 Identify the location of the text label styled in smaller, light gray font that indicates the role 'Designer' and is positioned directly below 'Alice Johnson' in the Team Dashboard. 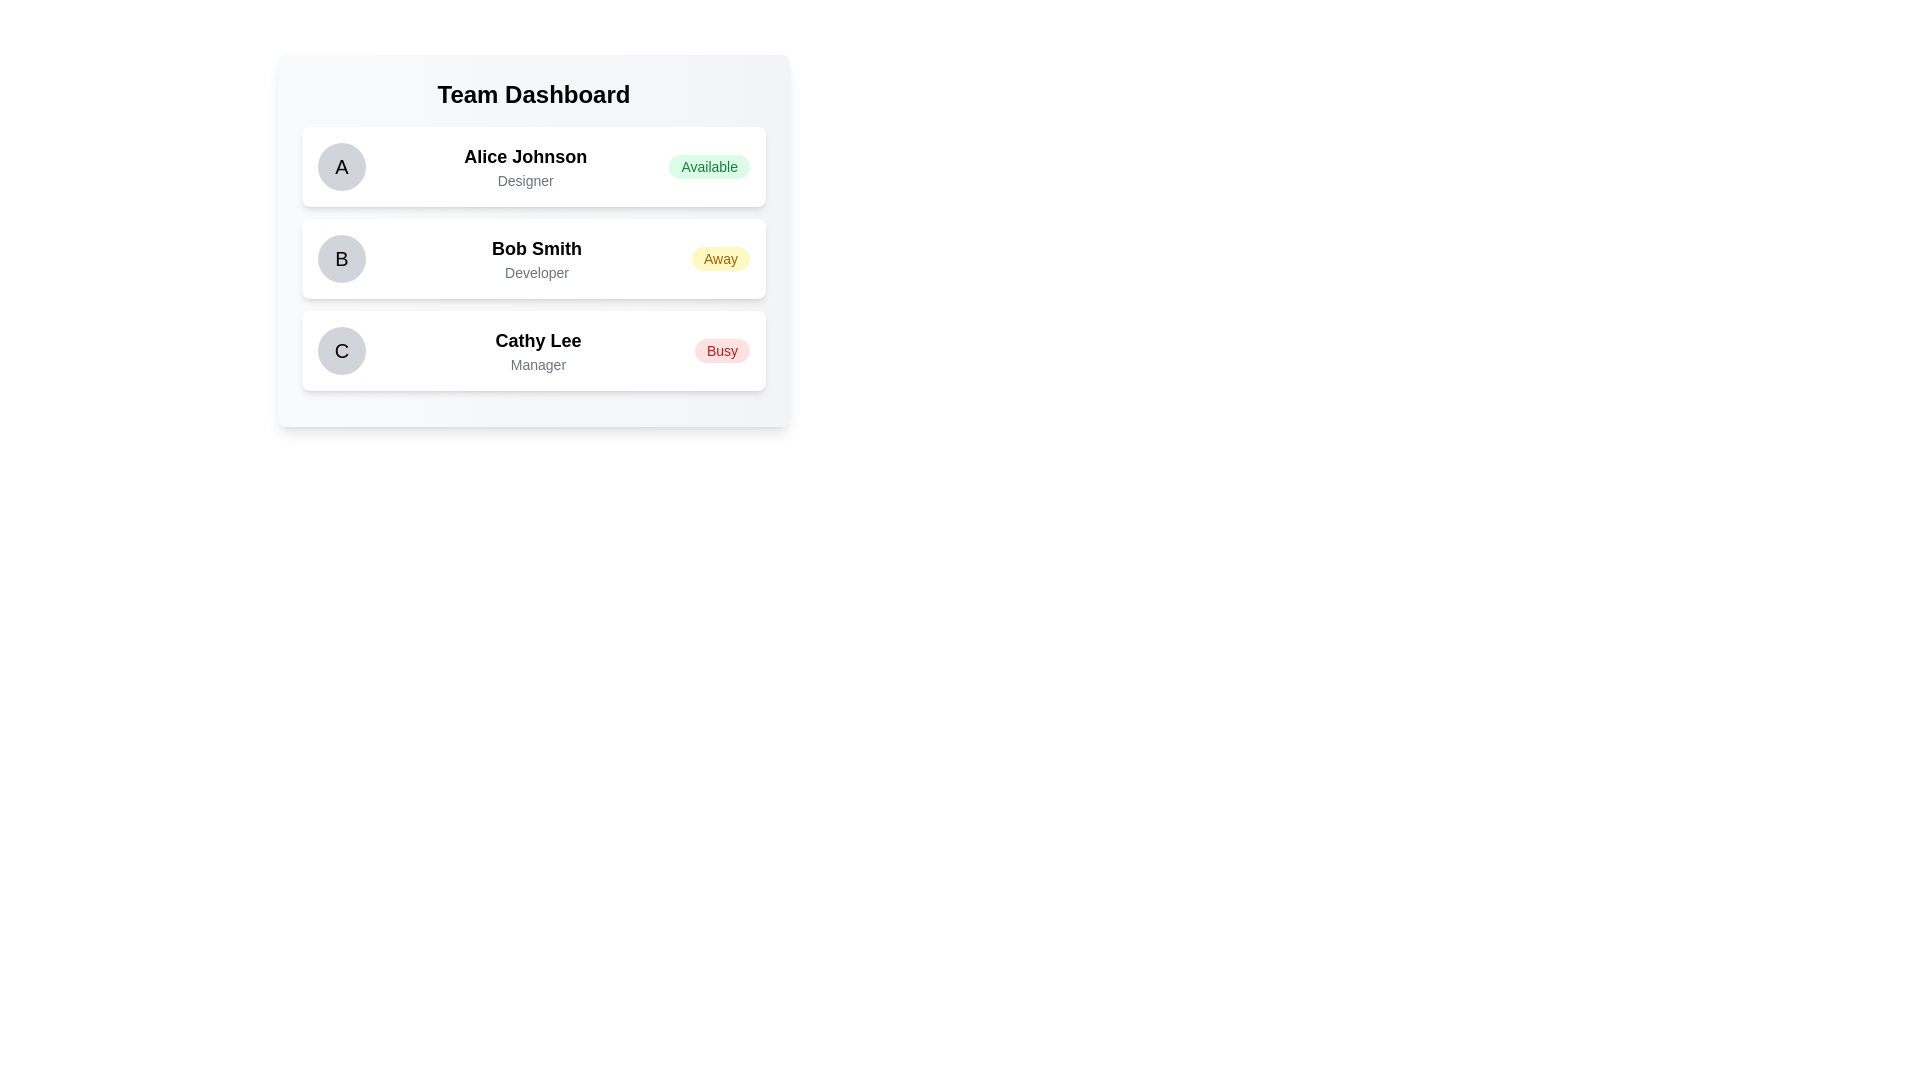
(525, 181).